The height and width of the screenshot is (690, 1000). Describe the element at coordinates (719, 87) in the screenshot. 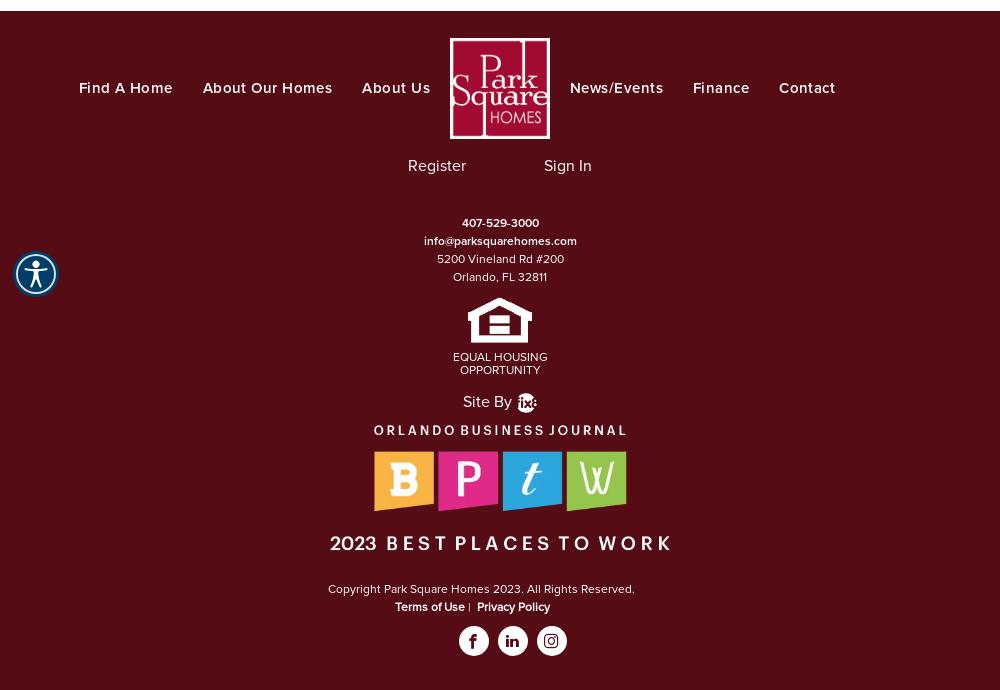

I see `'Finance'` at that location.